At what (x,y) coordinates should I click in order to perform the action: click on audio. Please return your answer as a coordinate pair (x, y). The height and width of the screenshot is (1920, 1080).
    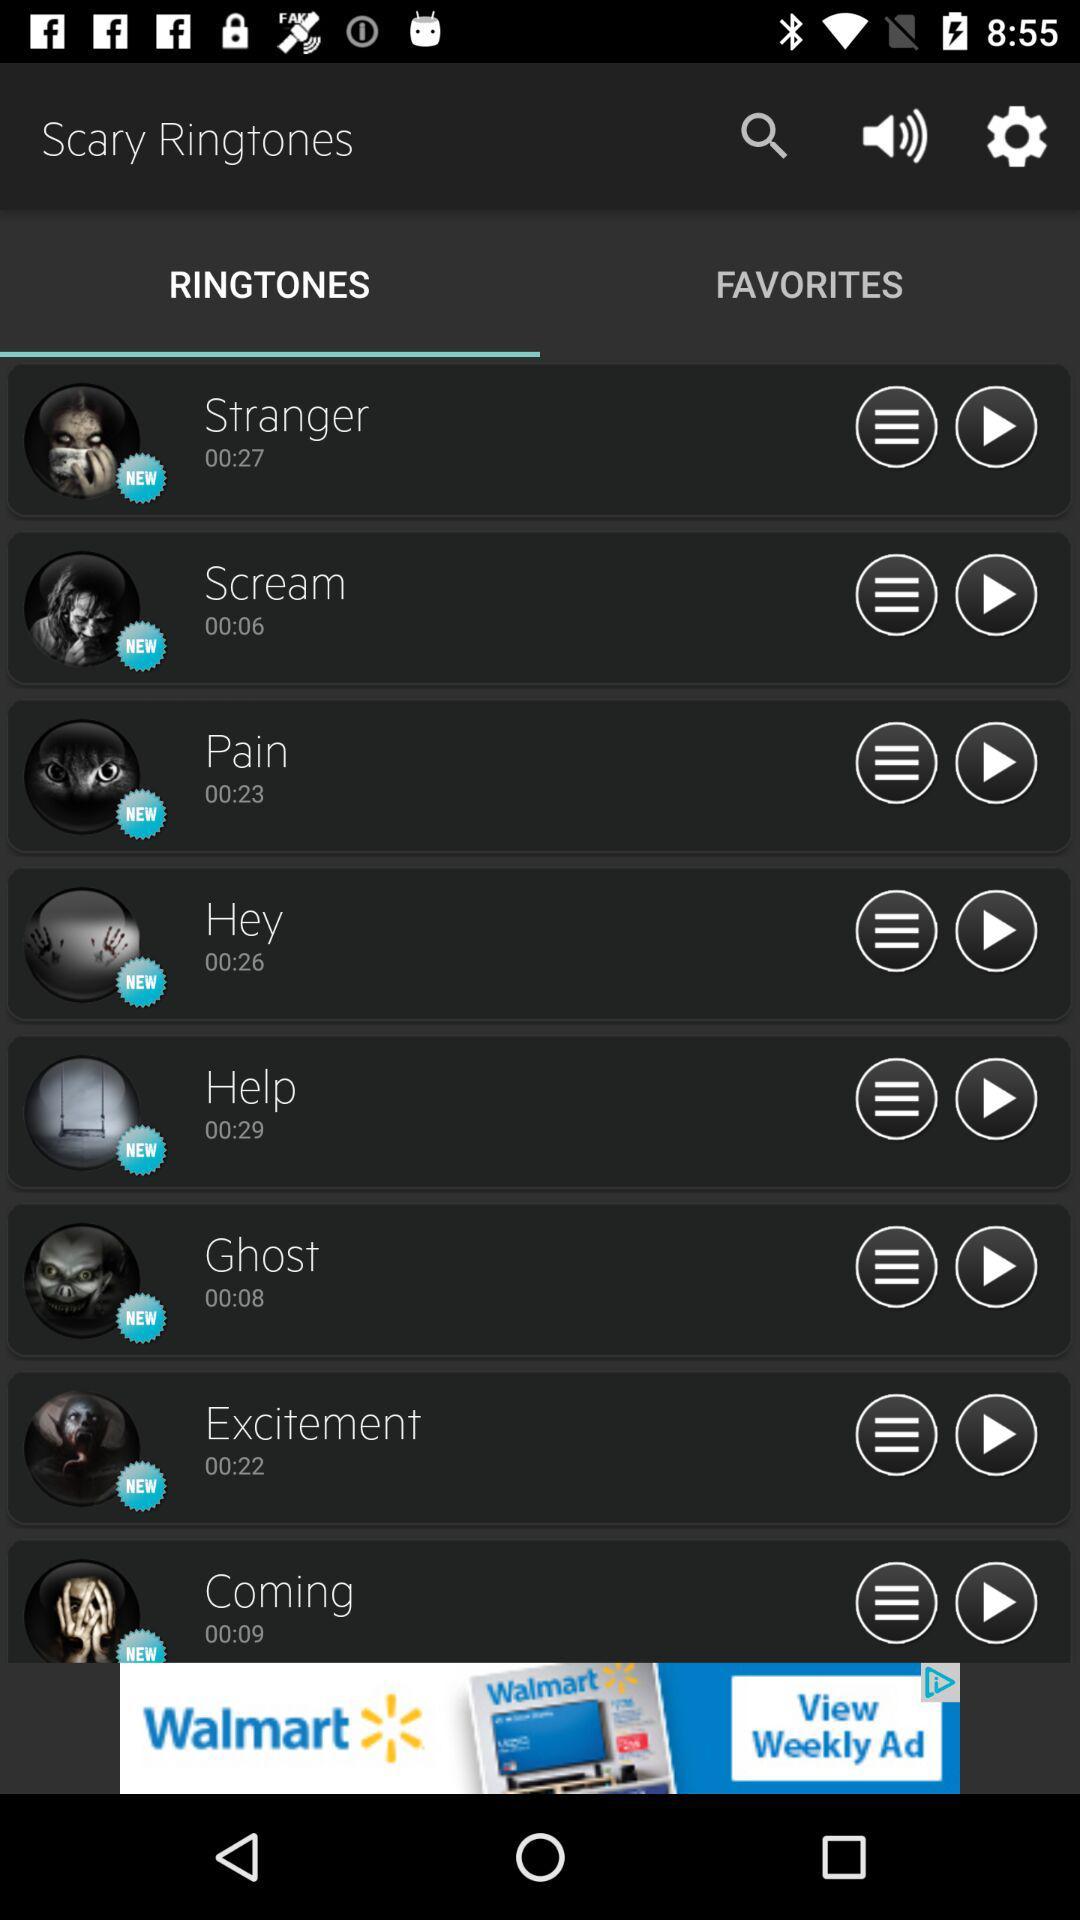
    Looking at the image, I should click on (995, 1267).